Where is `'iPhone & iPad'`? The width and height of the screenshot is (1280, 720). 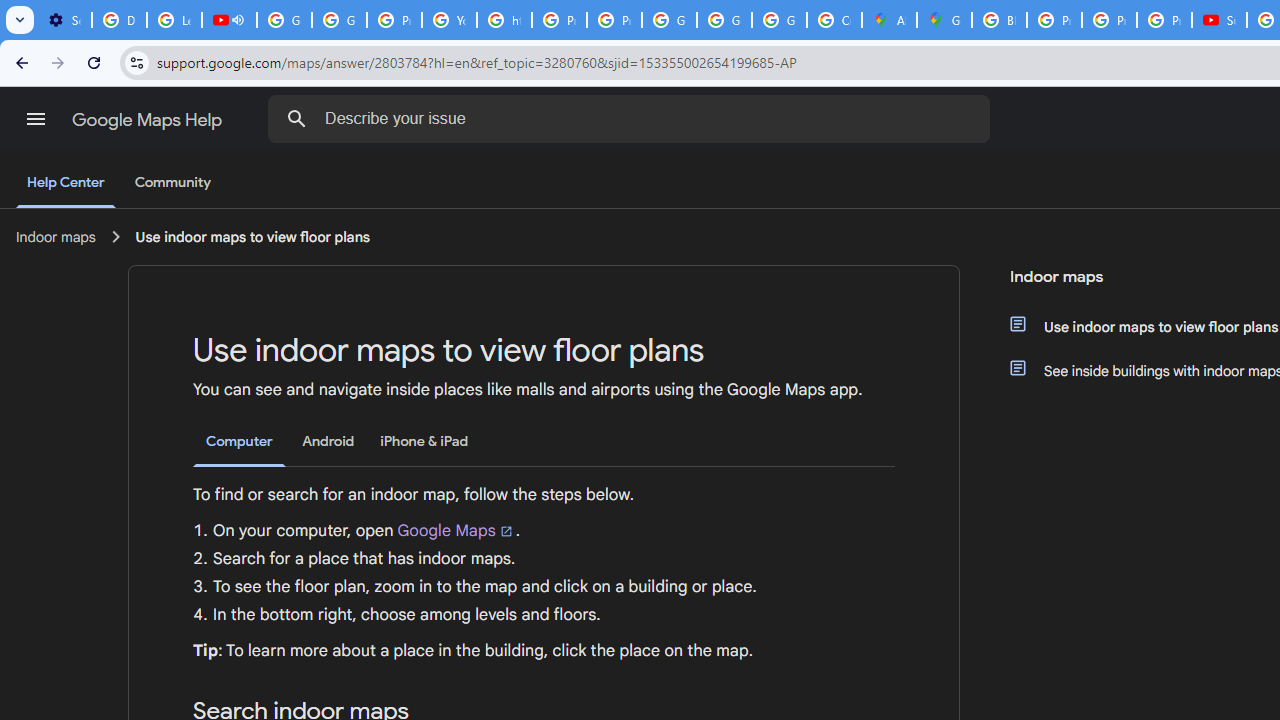
'iPhone & iPad' is located at coordinates (423, 440).